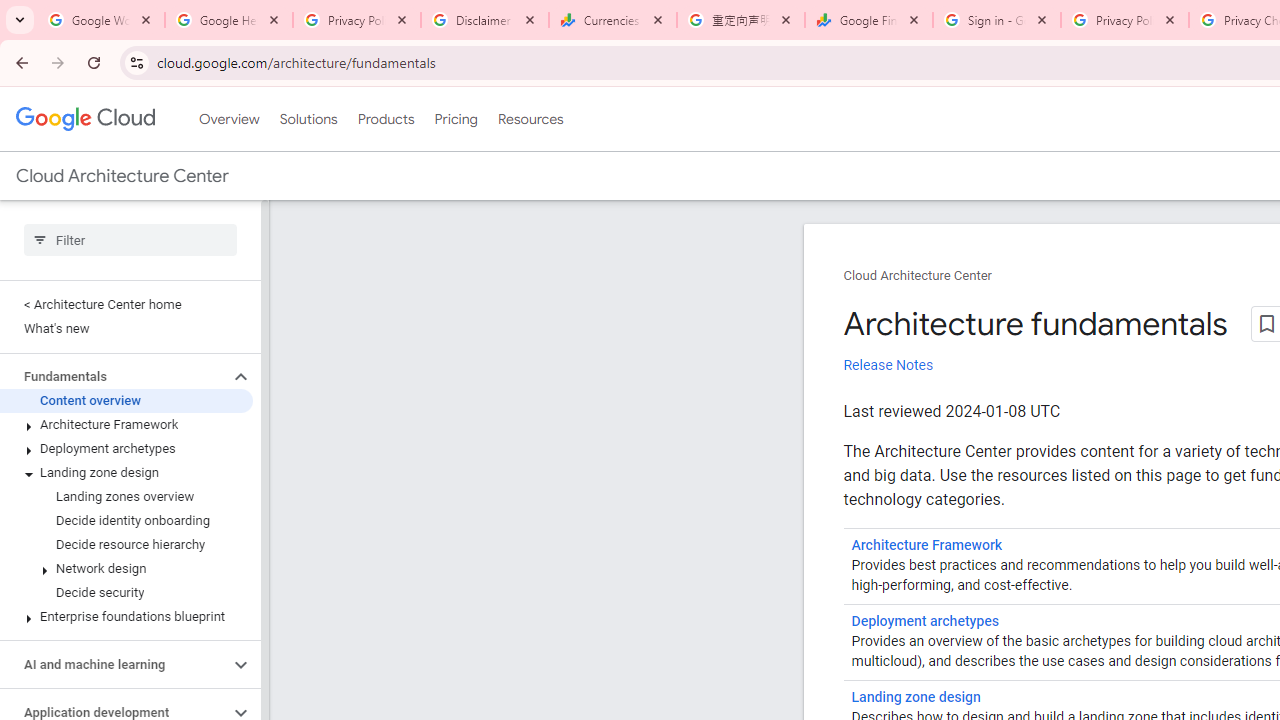 The height and width of the screenshot is (720, 1280). What do you see at coordinates (125, 545) in the screenshot?
I see `'Decide resource hierarchy'` at bounding box center [125, 545].